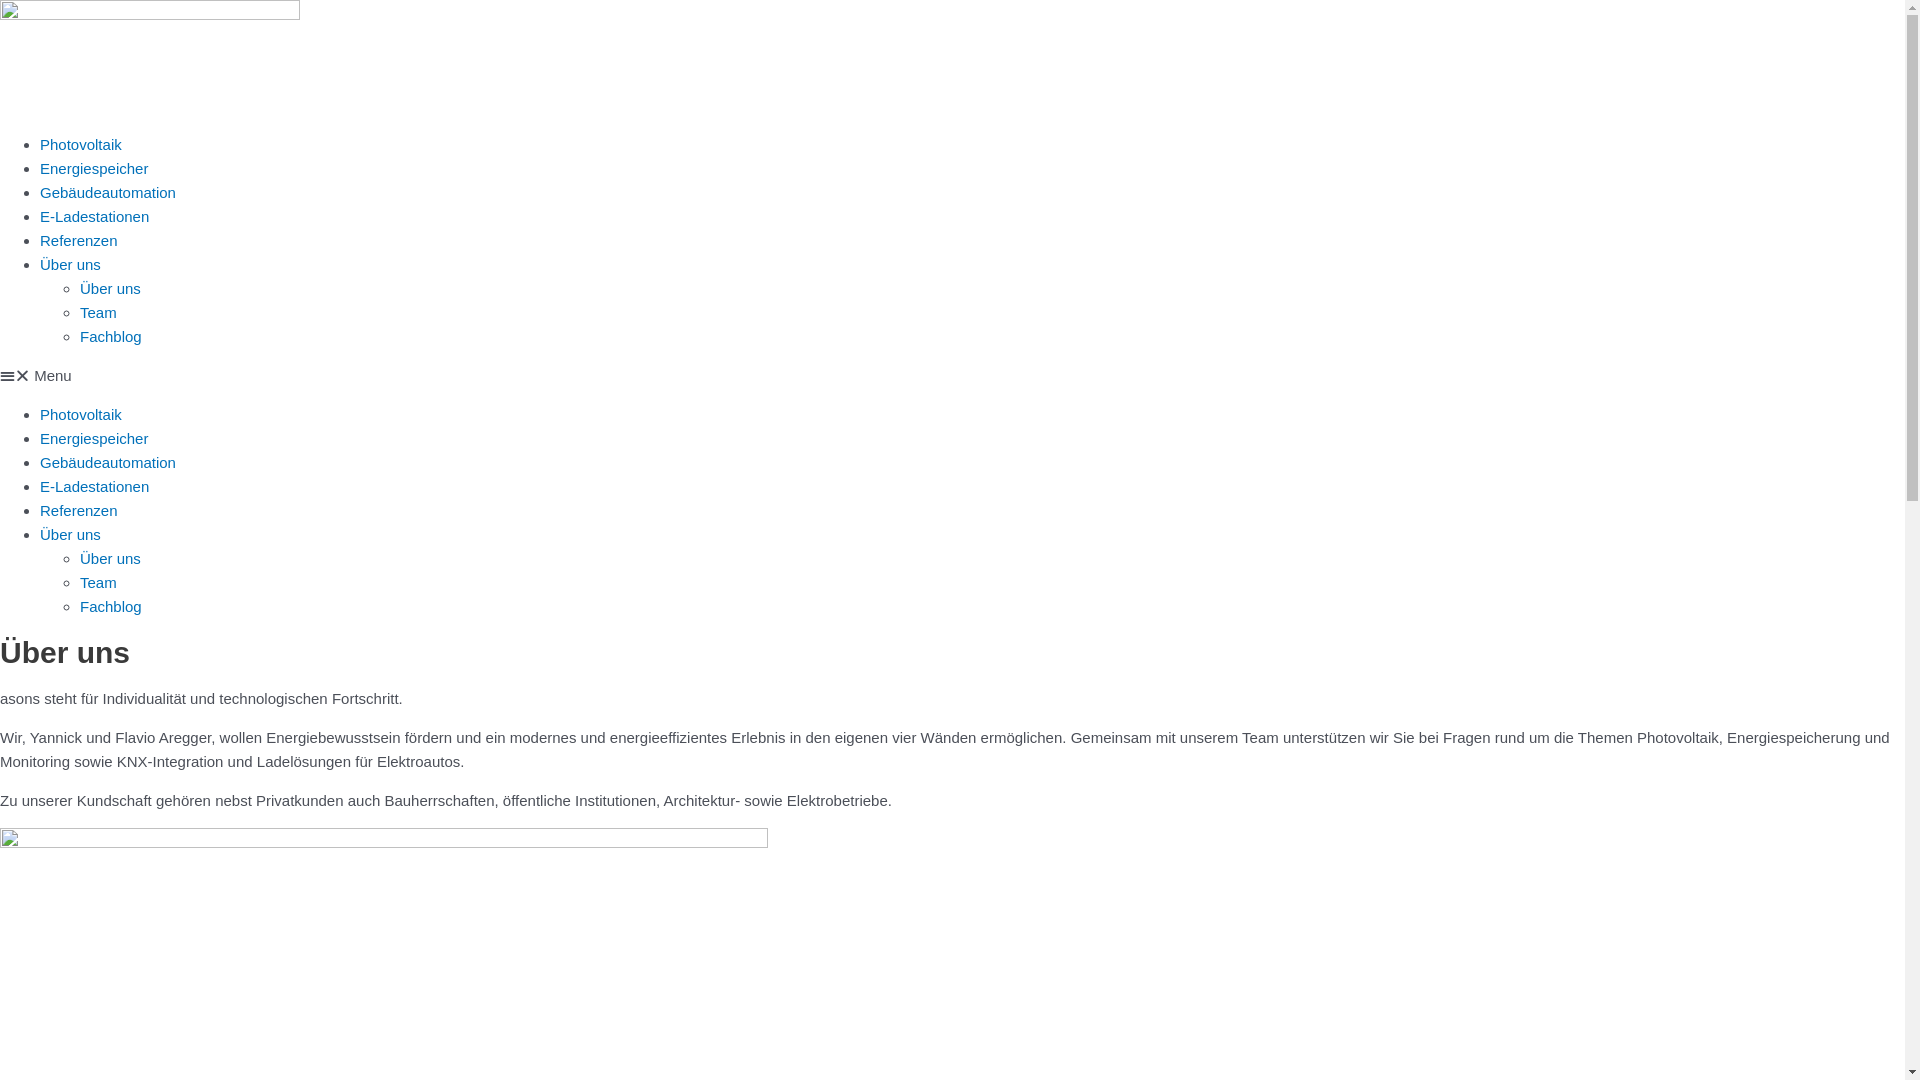 Image resolution: width=1920 pixels, height=1080 pixels. Describe the element at coordinates (109, 605) in the screenshot. I see `'Fachblog'` at that location.